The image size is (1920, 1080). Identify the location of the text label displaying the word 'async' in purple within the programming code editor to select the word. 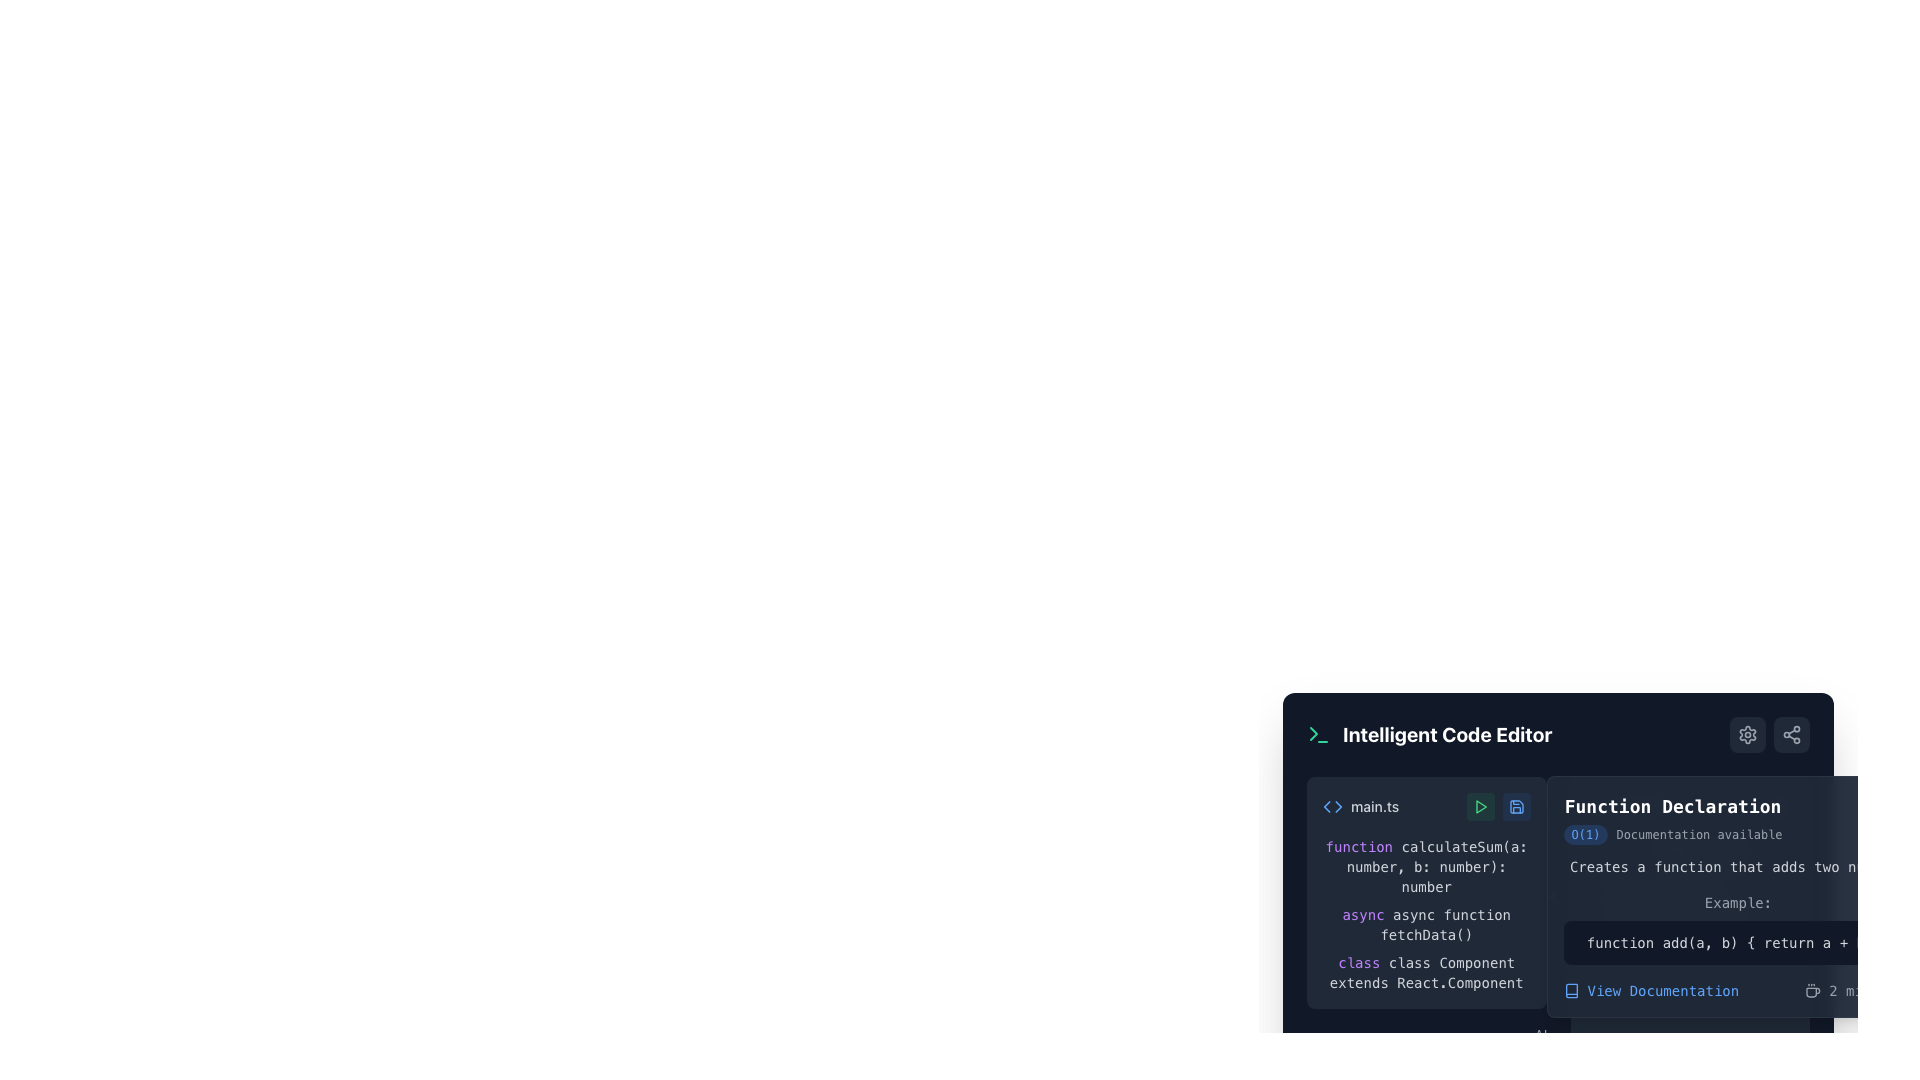
(1362, 914).